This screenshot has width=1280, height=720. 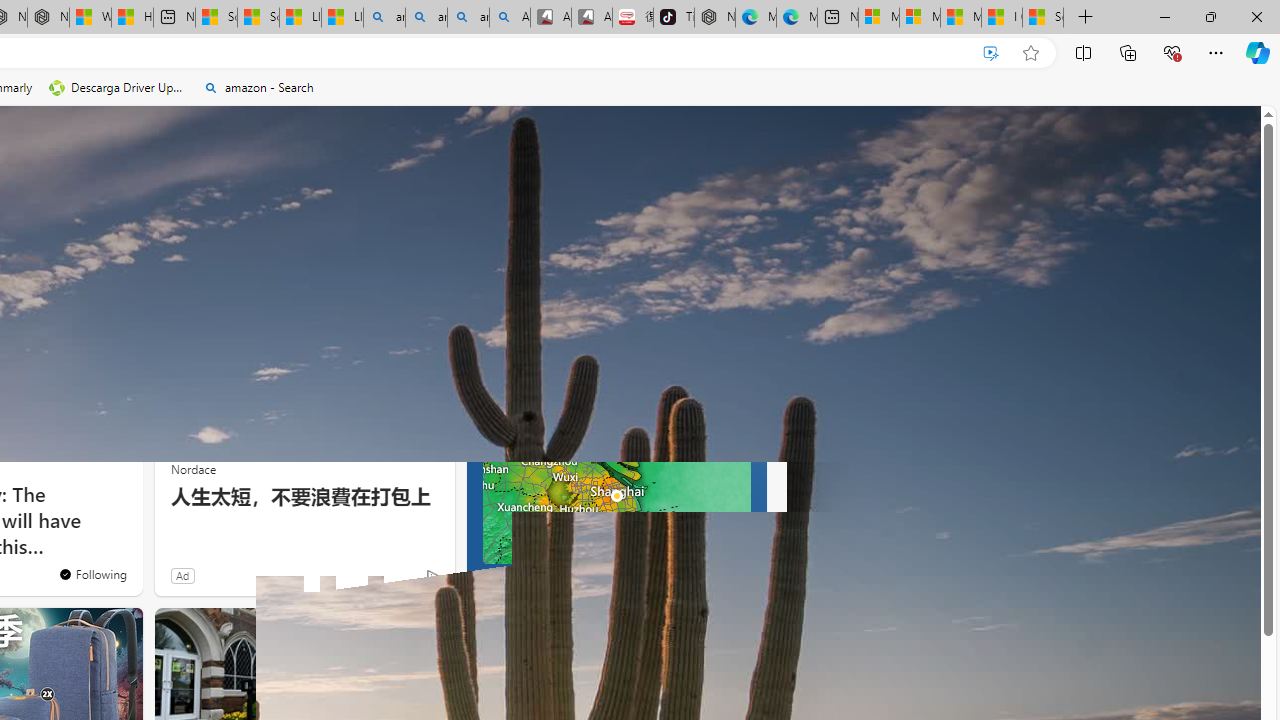 I want to click on 'Collections', so click(x=1128, y=51).